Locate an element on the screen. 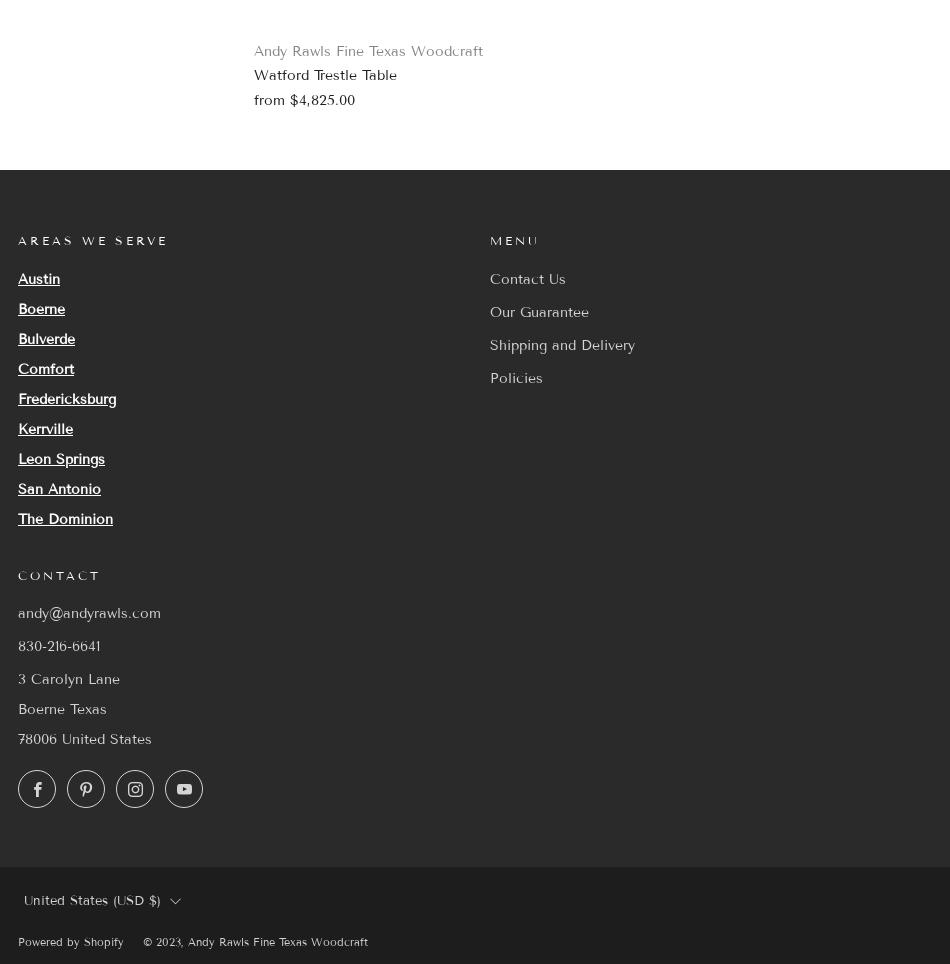 The image size is (950, 964). '(ALL L)' is located at coordinates (85, 726).